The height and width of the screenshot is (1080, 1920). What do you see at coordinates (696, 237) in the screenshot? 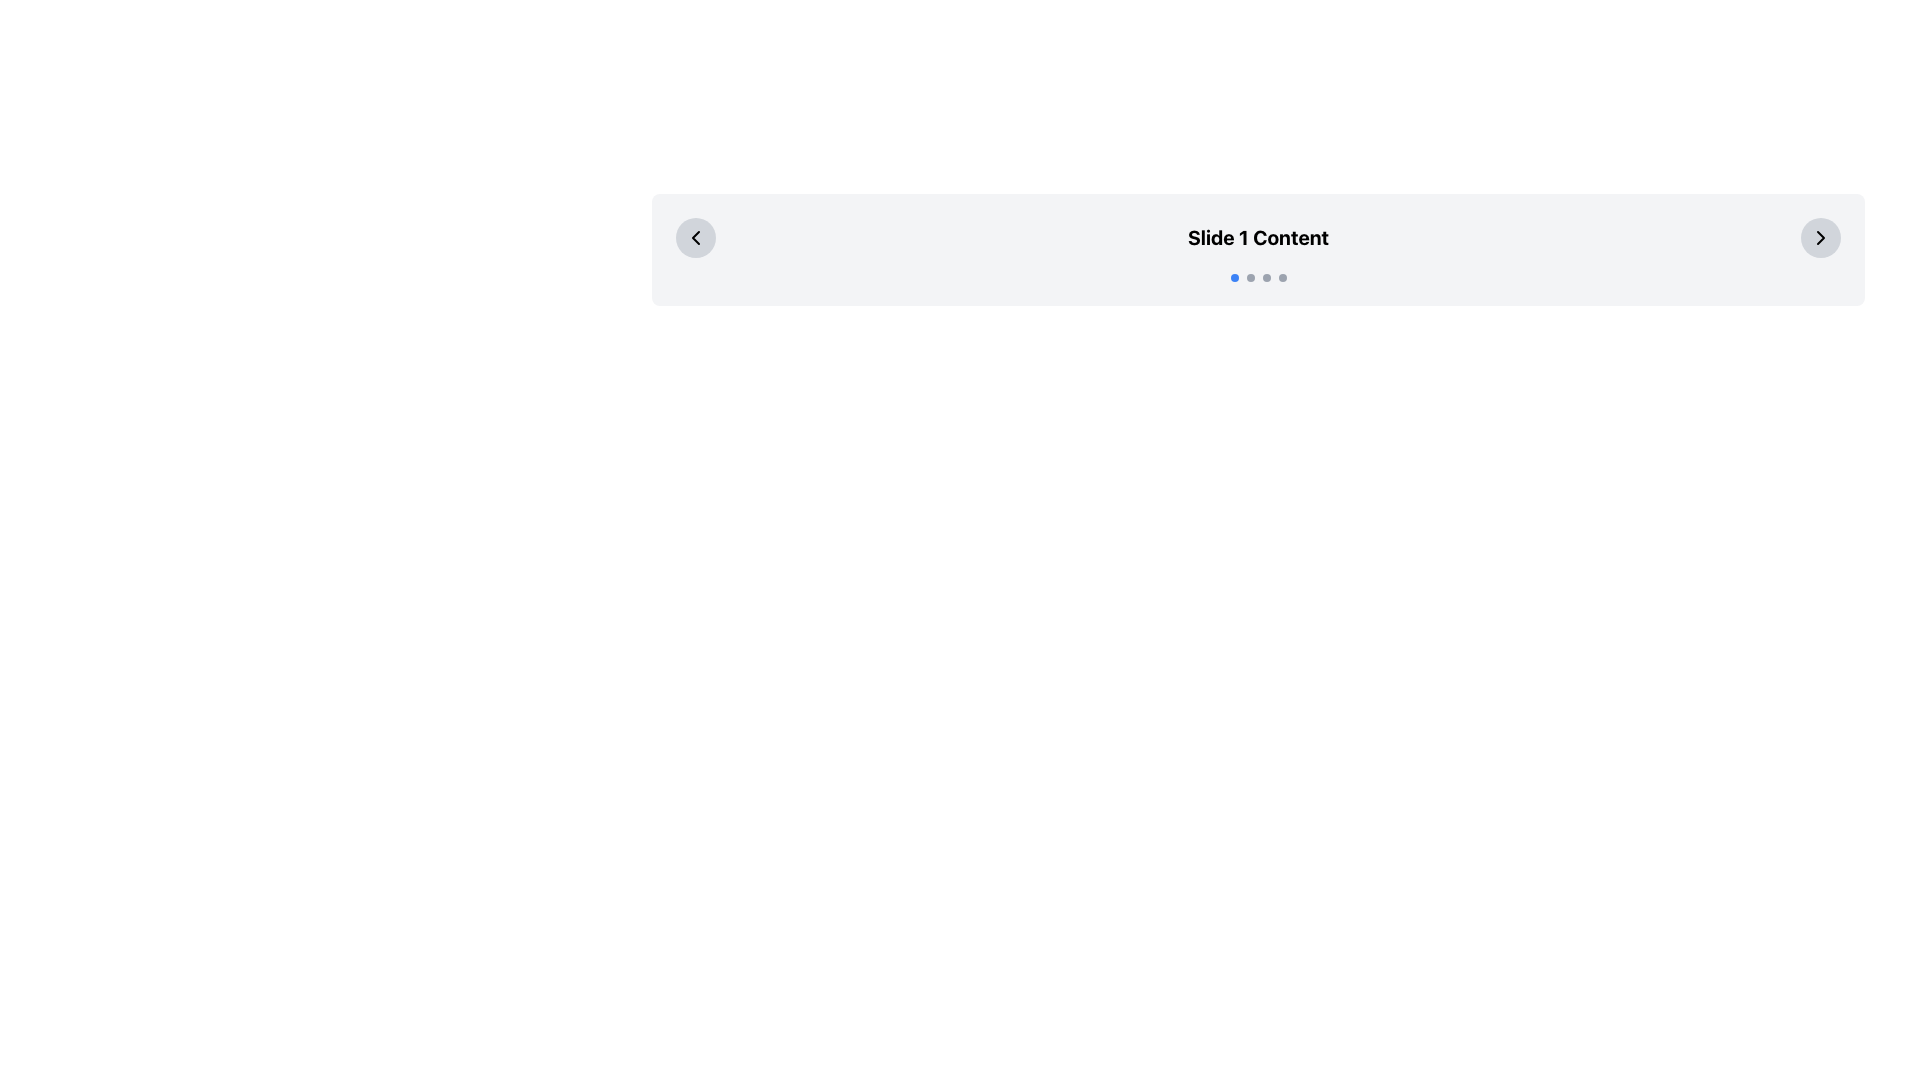
I see `the circular button containing the left-facing chevron icon outlined in black, located at the far left of the carousel header` at bounding box center [696, 237].